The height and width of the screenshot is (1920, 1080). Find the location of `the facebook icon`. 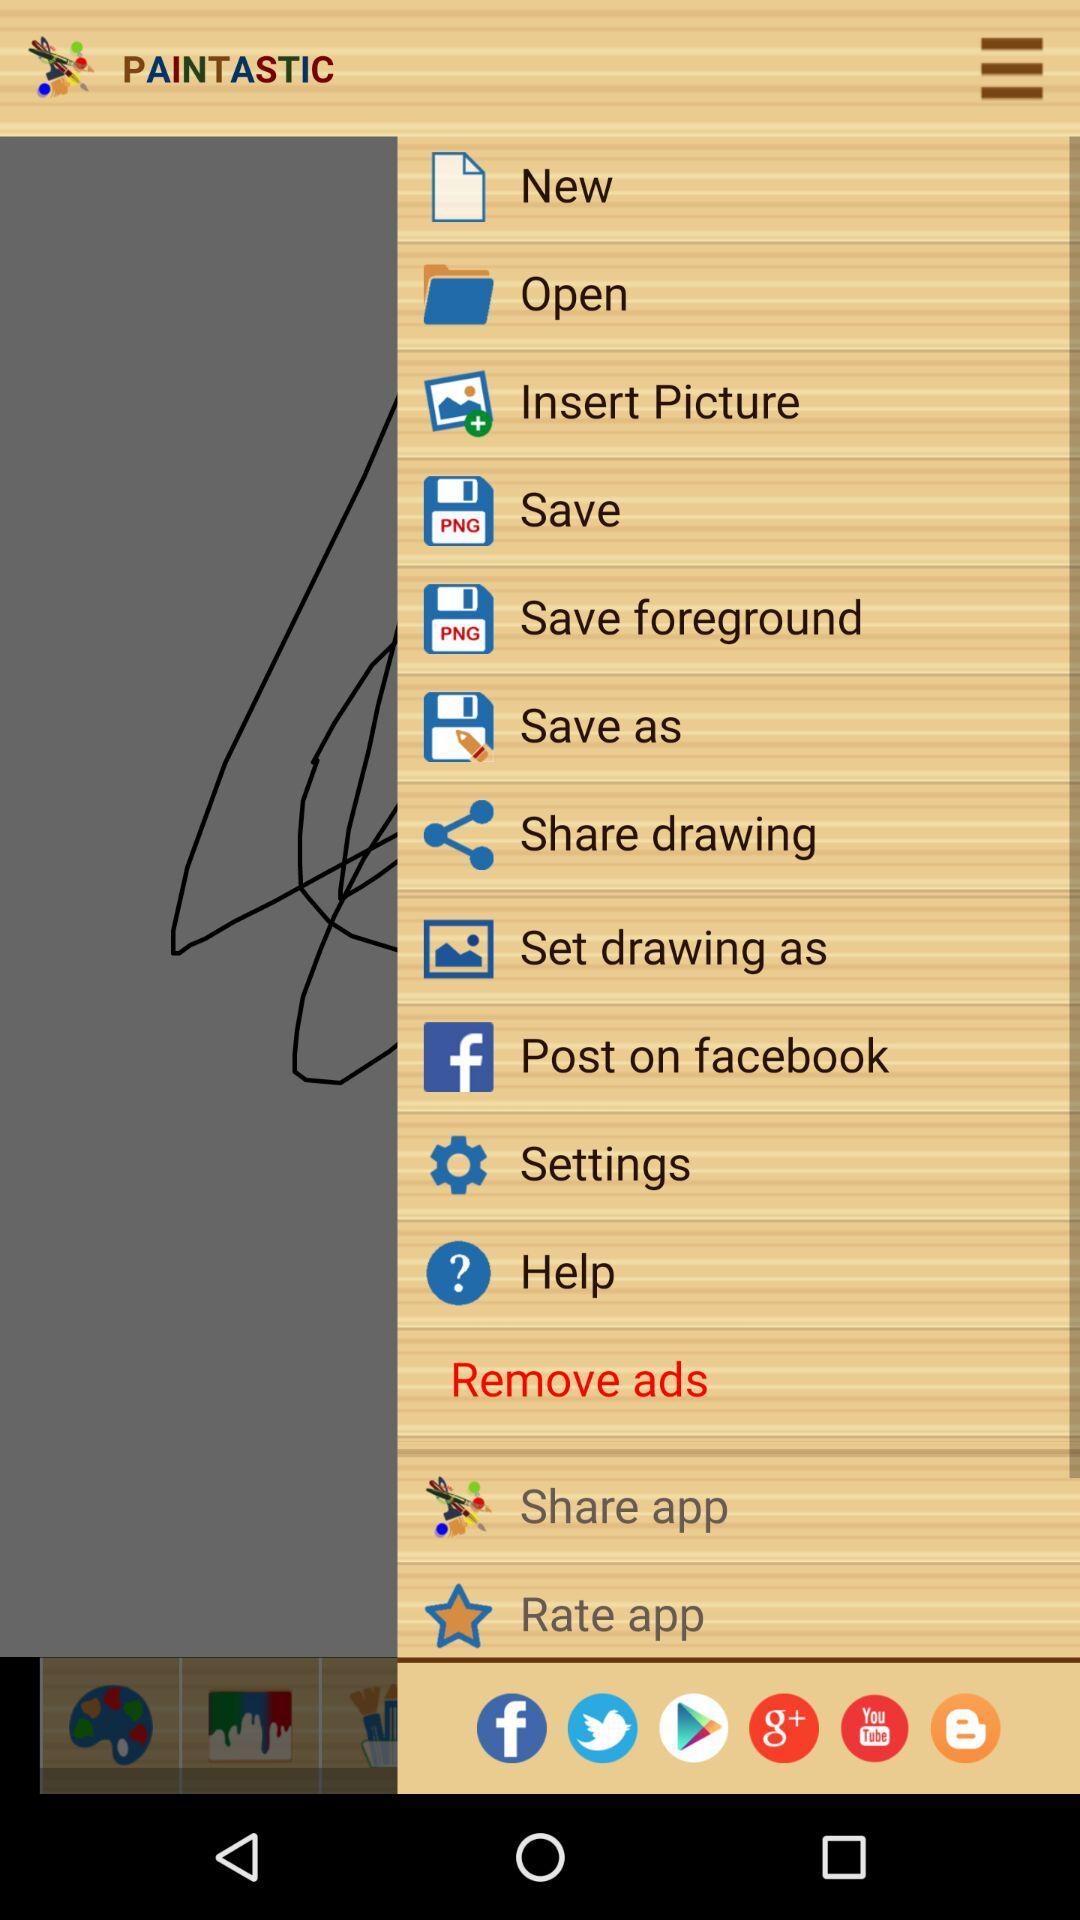

the facebook icon is located at coordinates (528, 1724).